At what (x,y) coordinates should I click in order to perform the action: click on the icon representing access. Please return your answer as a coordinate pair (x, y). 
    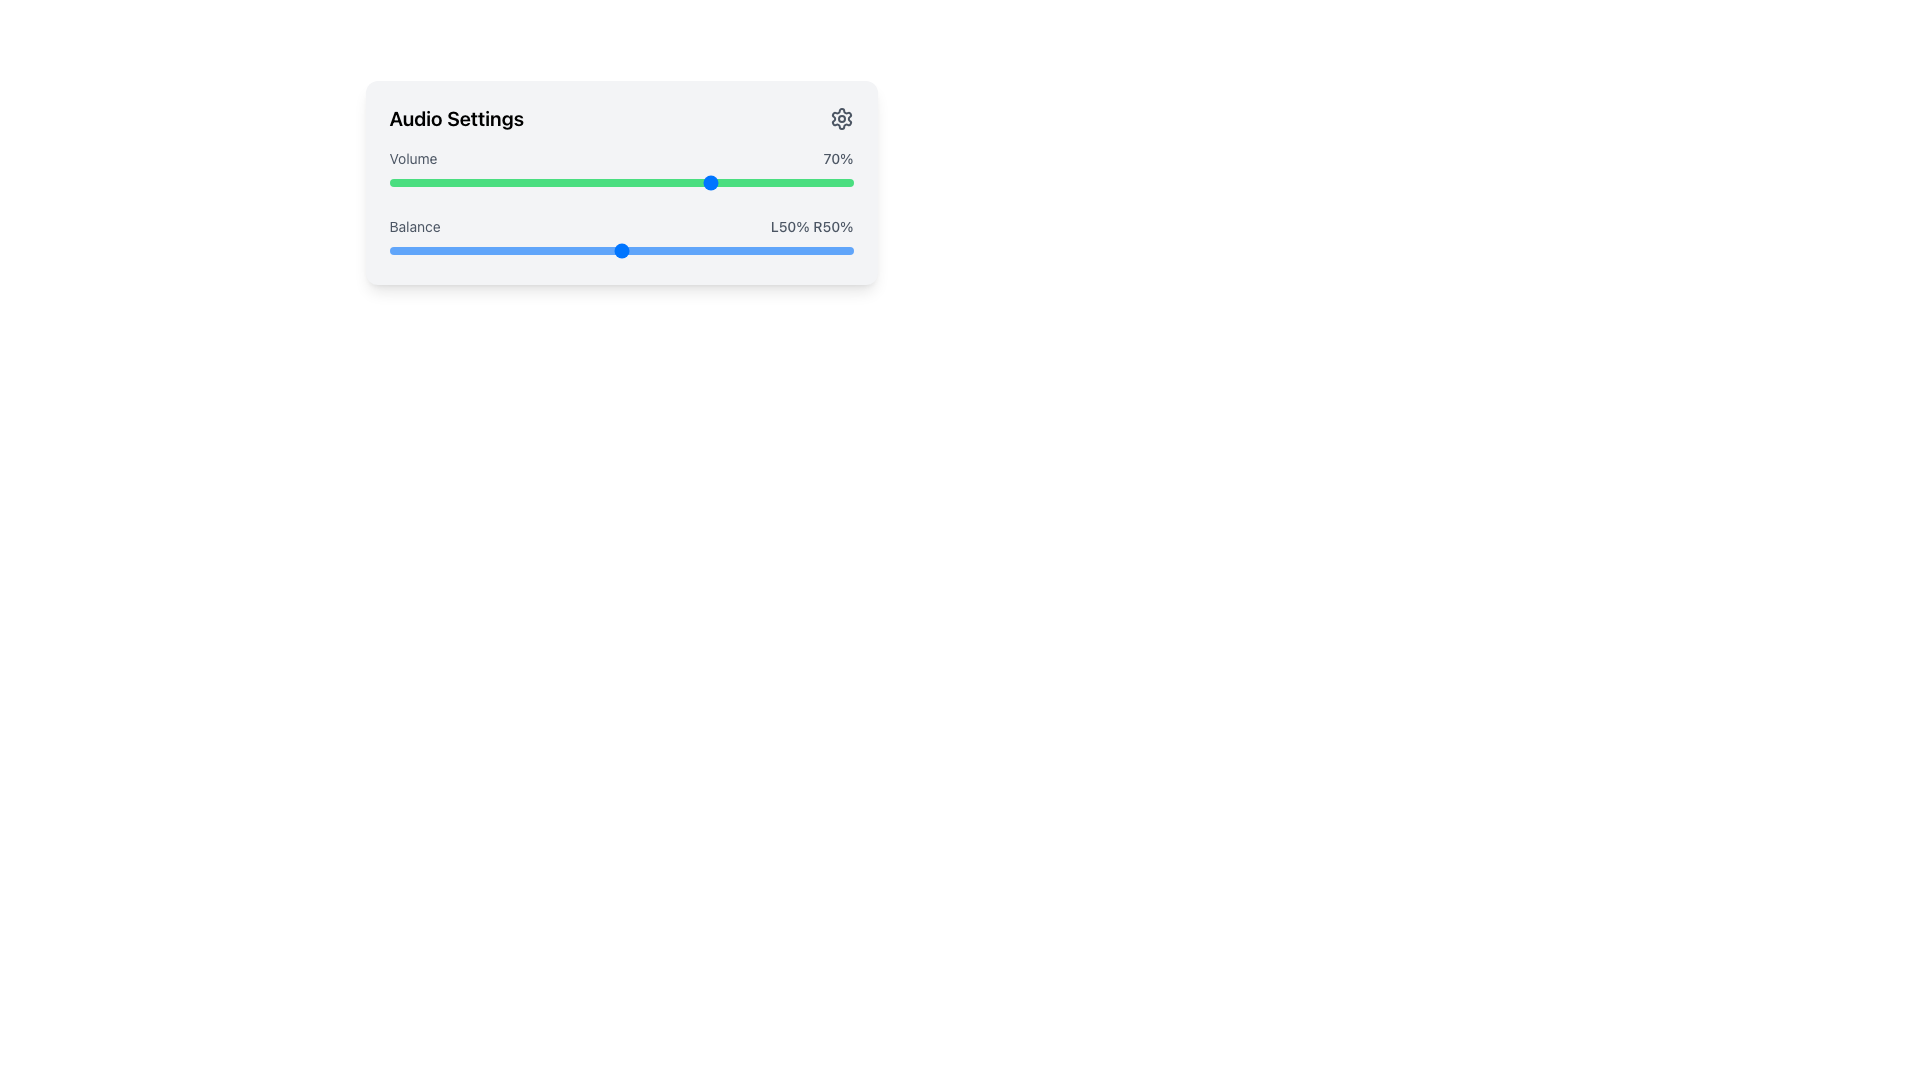
    Looking at the image, I should click on (841, 119).